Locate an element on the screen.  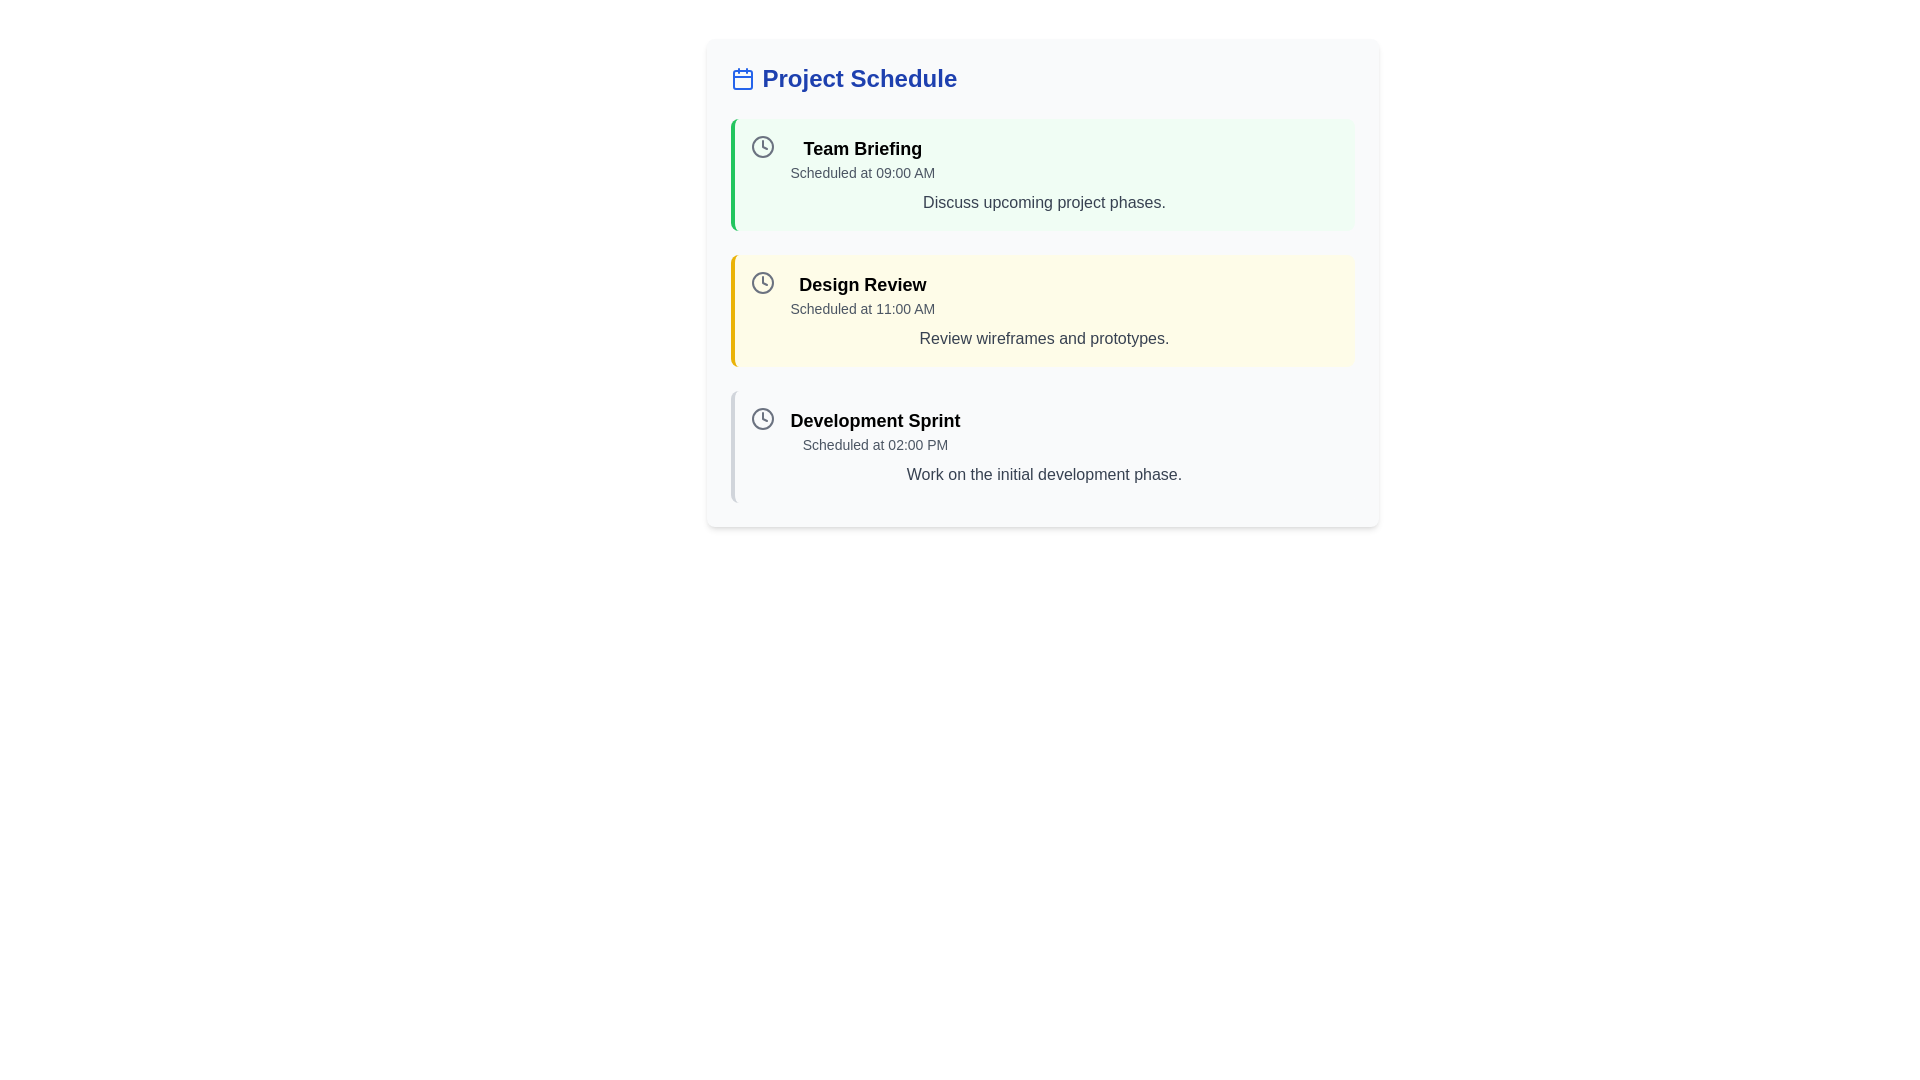
the informational Text Label located at the bottom-center of the 'Design Review' card is located at coordinates (1043, 338).